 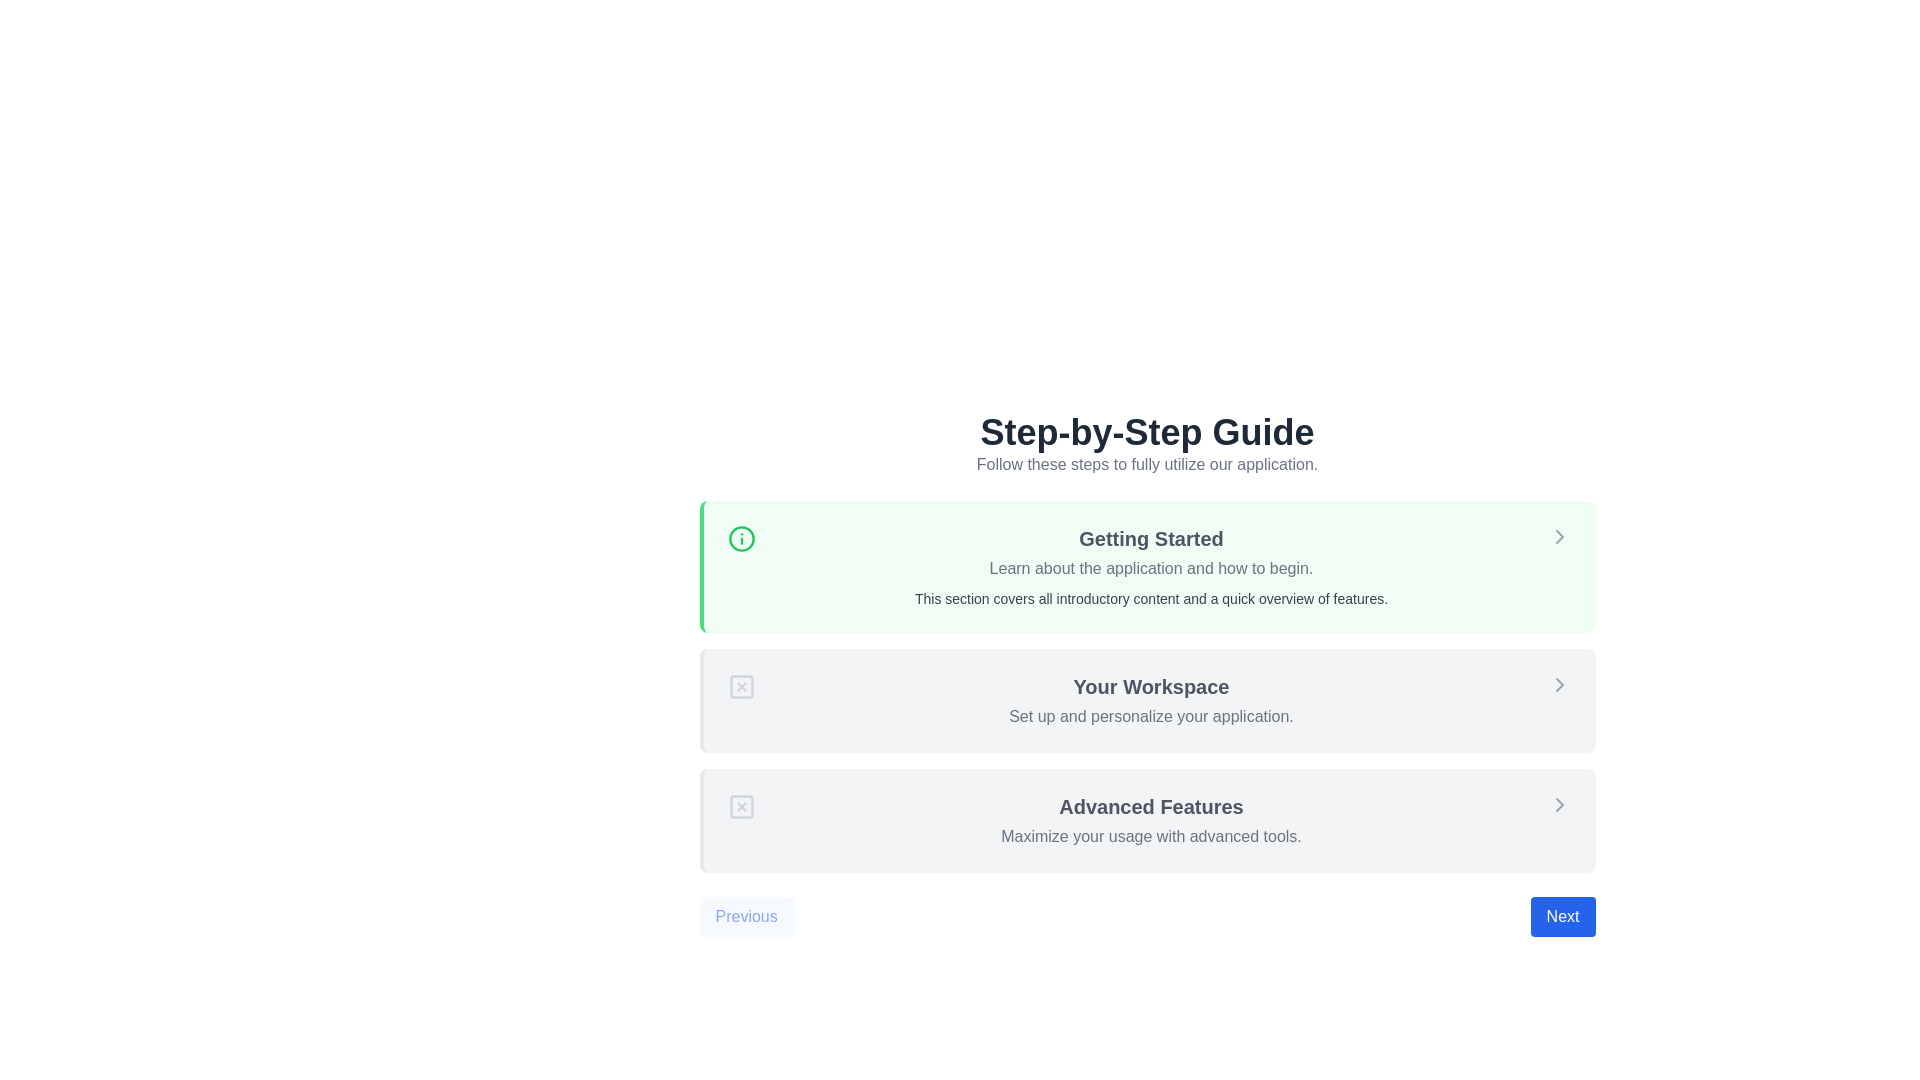 I want to click on the icon located to the left of the 'Your Workspace' section, positioned between 'Getting Started' and 'Advanced Features', so click(x=740, y=685).